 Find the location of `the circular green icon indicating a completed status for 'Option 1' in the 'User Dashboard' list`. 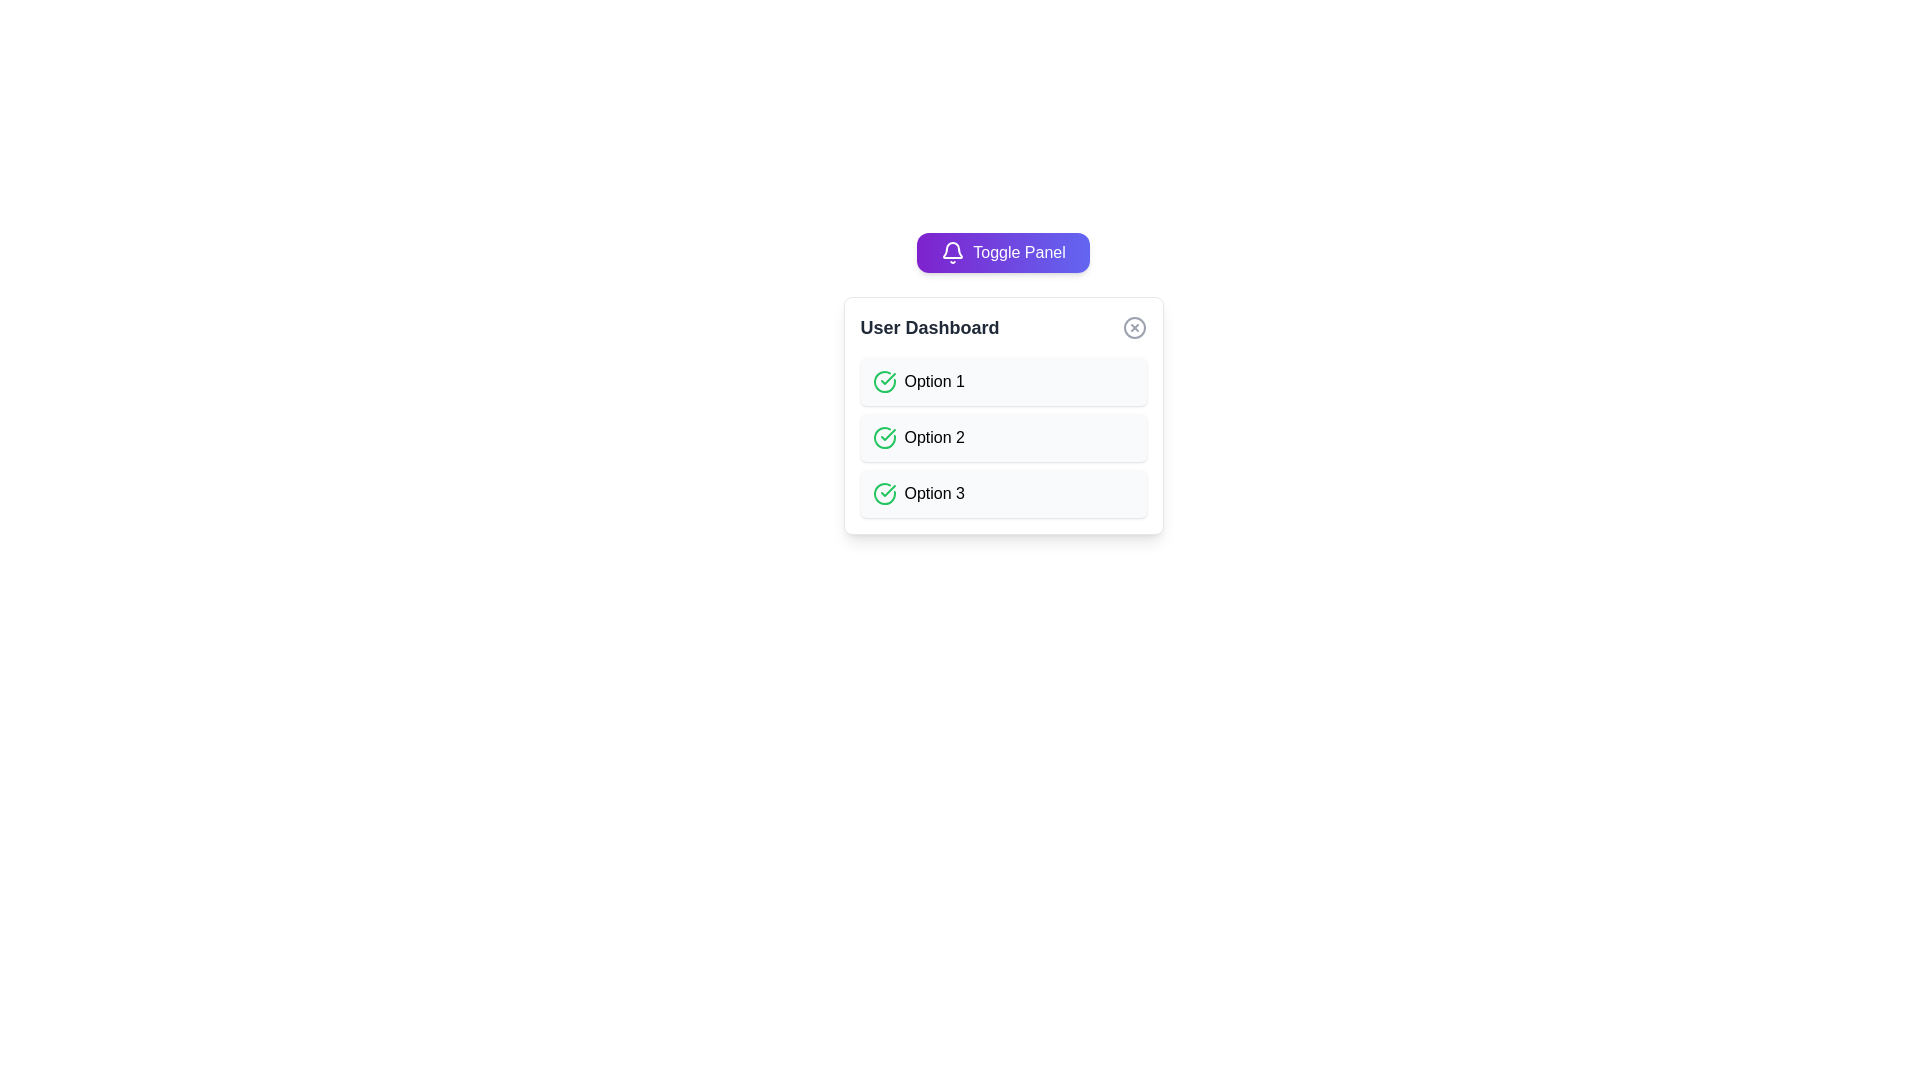

the circular green icon indicating a completed status for 'Option 1' in the 'User Dashboard' list is located at coordinates (887, 434).